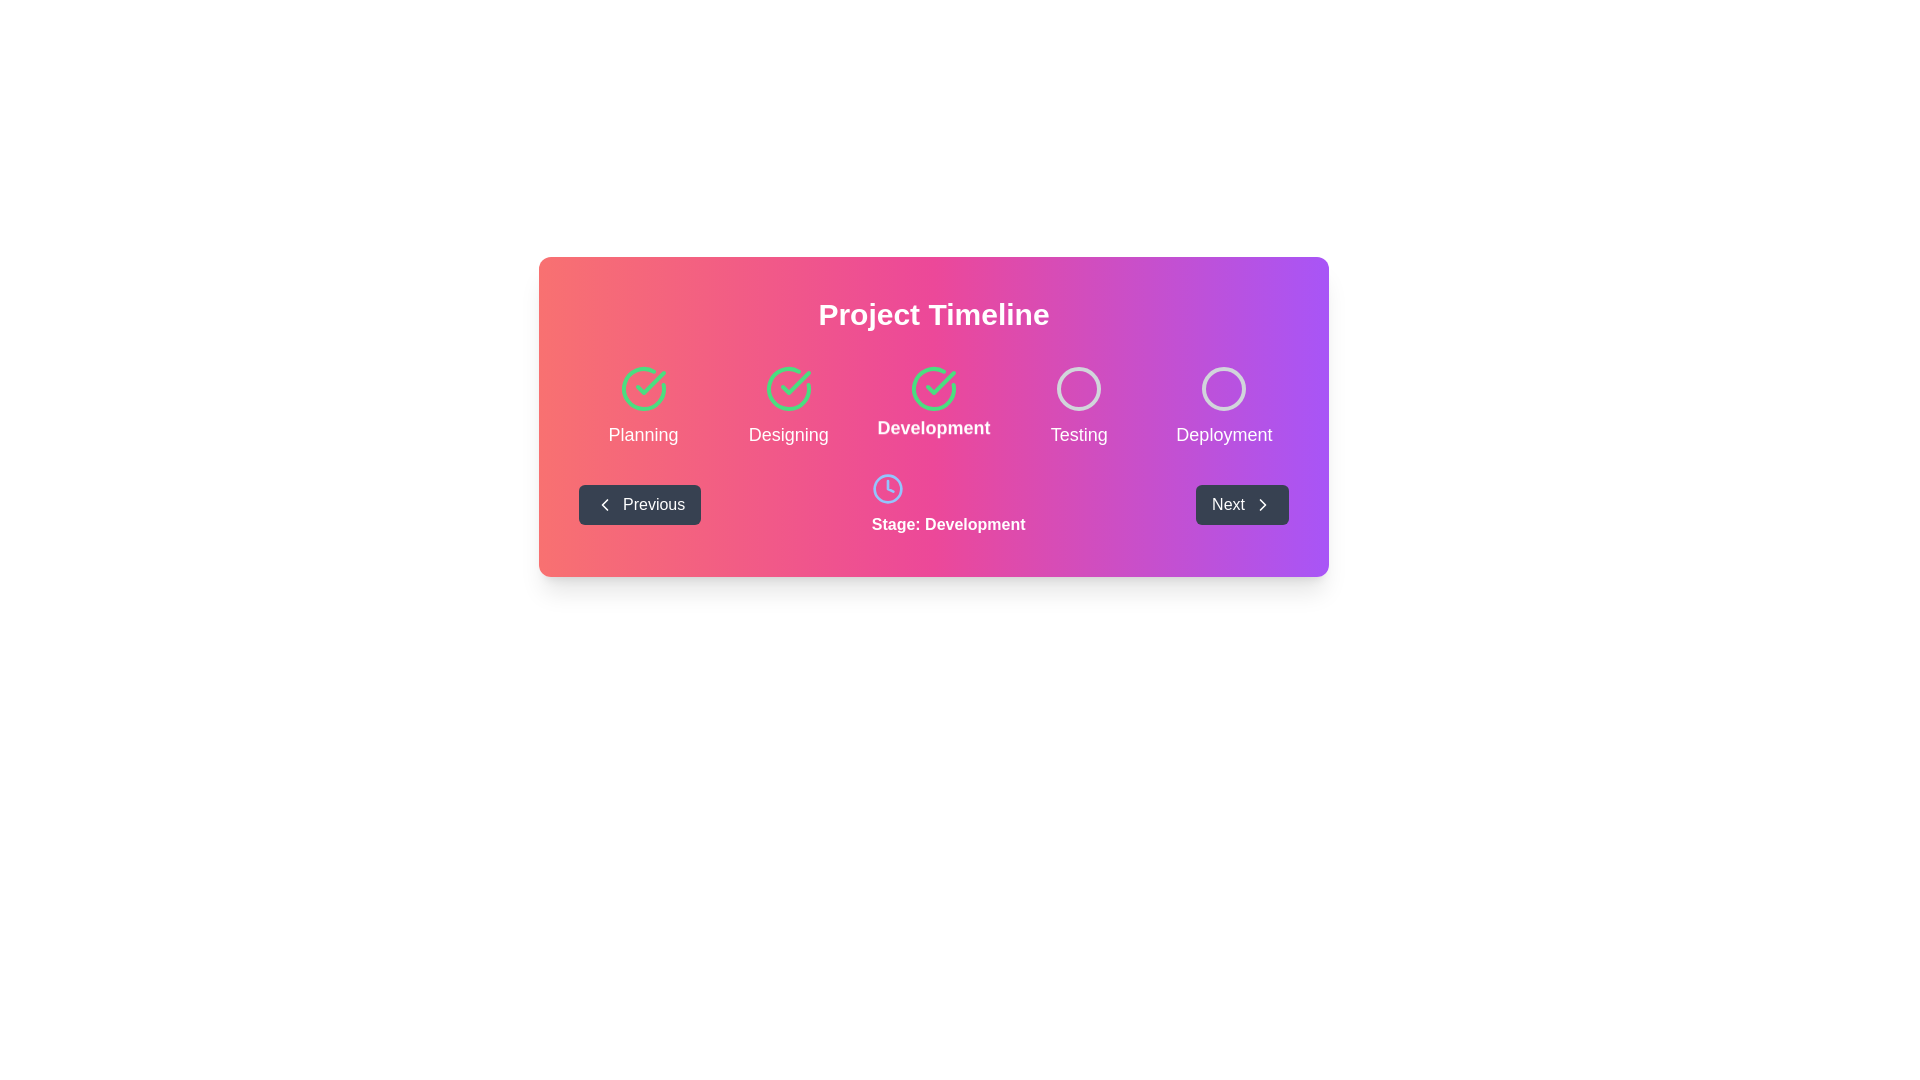 The image size is (1920, 1080). Describe the element at coordinates (933, 415) in the screenshot. I see `the 'Development' stage of the Project Timeline by interacting with the Timeline tracker with navigation` at that location.